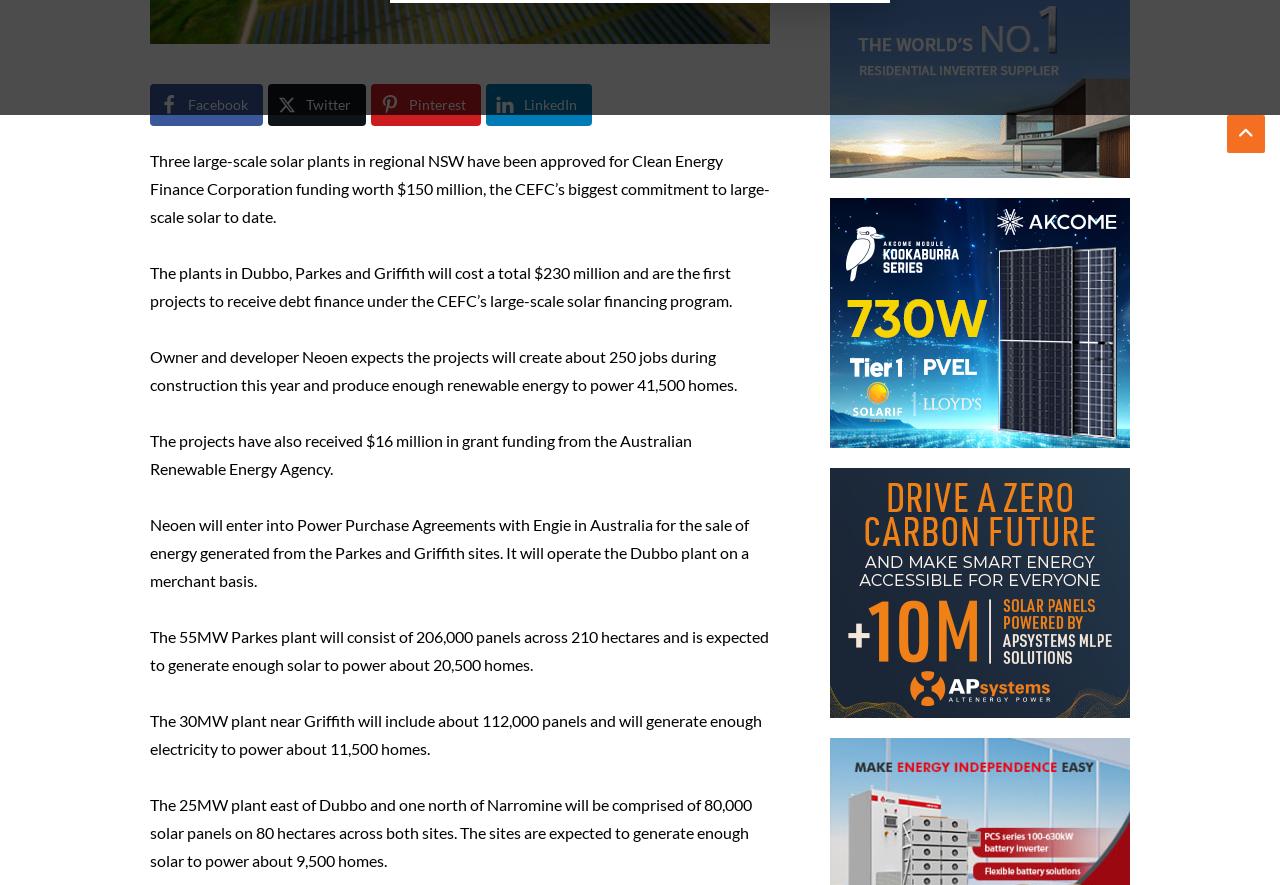 This screenshot has height=885, width=1280. Describe the element at coordinates (419, 453) in the screenshot. I see `'The projects have also received $16 million in grant funding from the Australian Renewable Energy Agency.'` at that location.